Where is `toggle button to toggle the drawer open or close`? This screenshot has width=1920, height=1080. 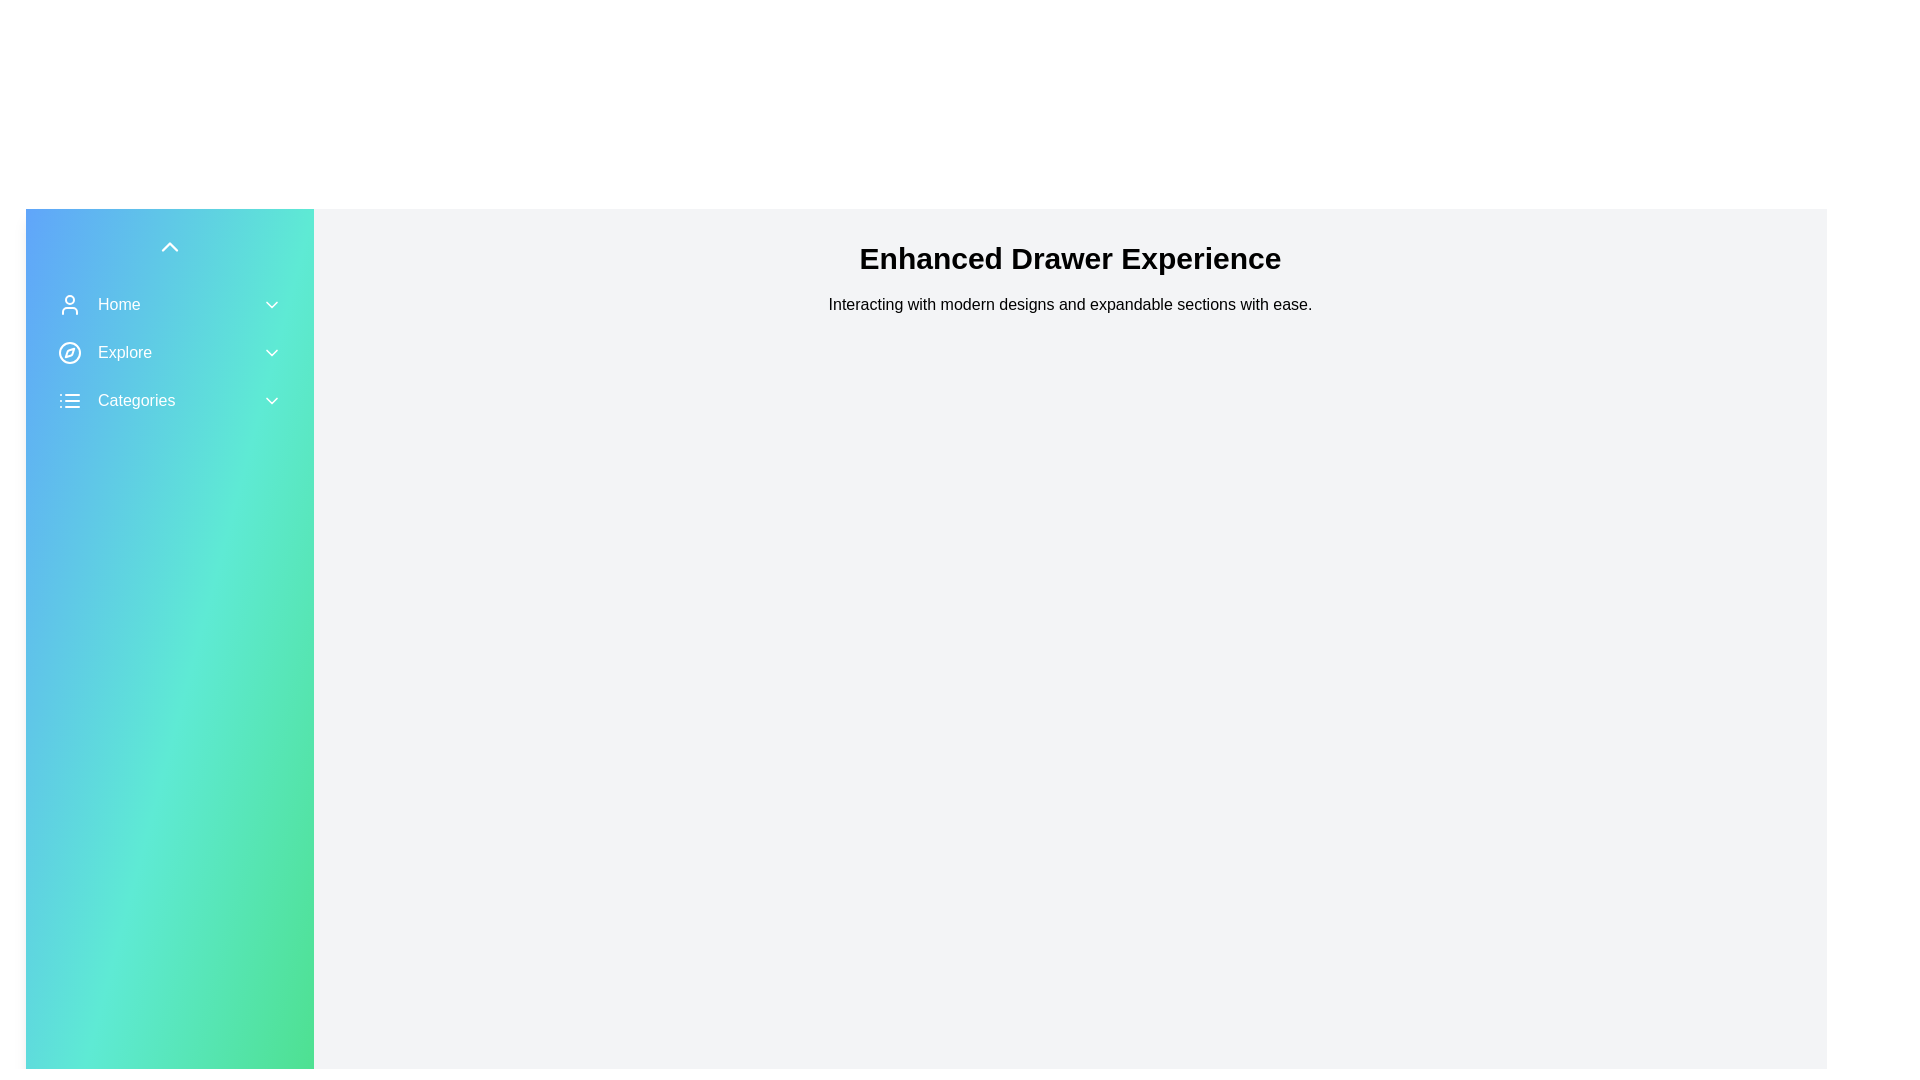 toggle button to toggle the drawer open or close is located at coordinates (169, 245).